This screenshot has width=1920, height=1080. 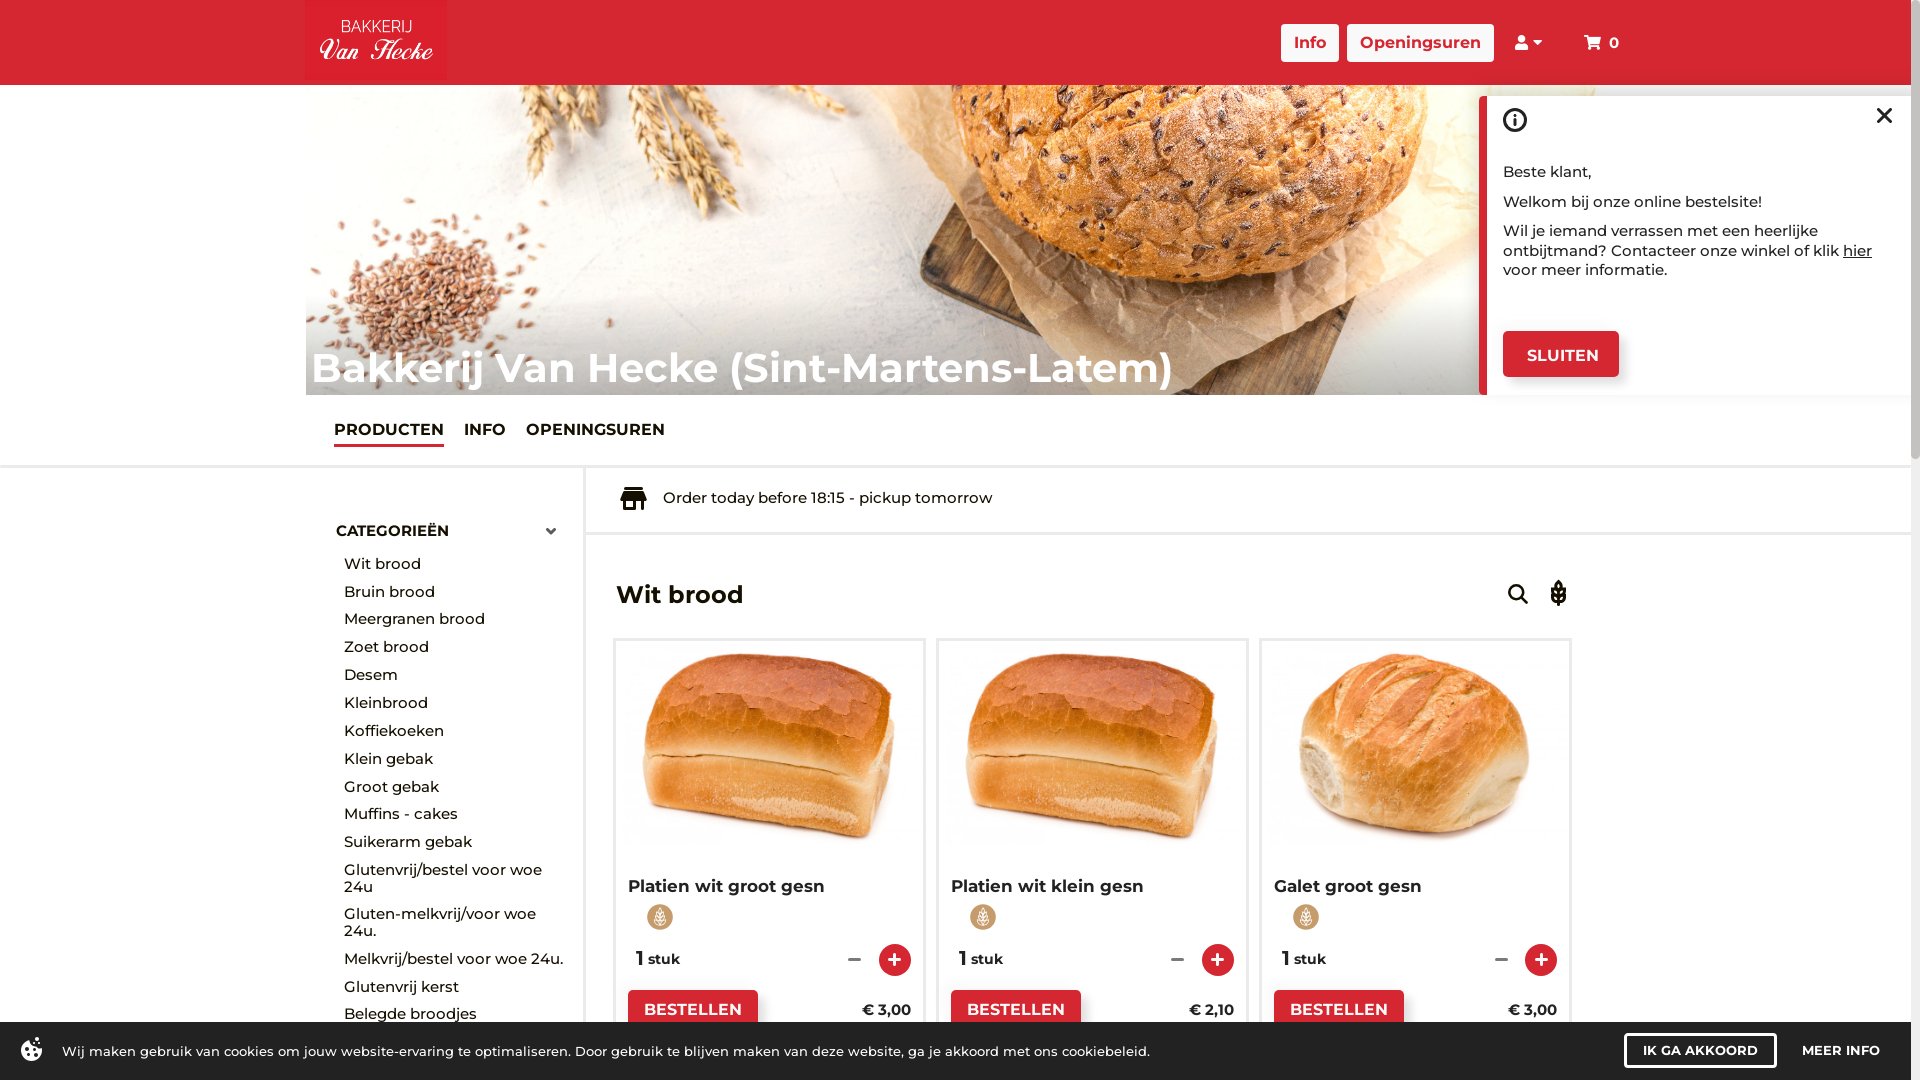 I want to click on 'PRODUCTEN', so click(x=388, y=428).